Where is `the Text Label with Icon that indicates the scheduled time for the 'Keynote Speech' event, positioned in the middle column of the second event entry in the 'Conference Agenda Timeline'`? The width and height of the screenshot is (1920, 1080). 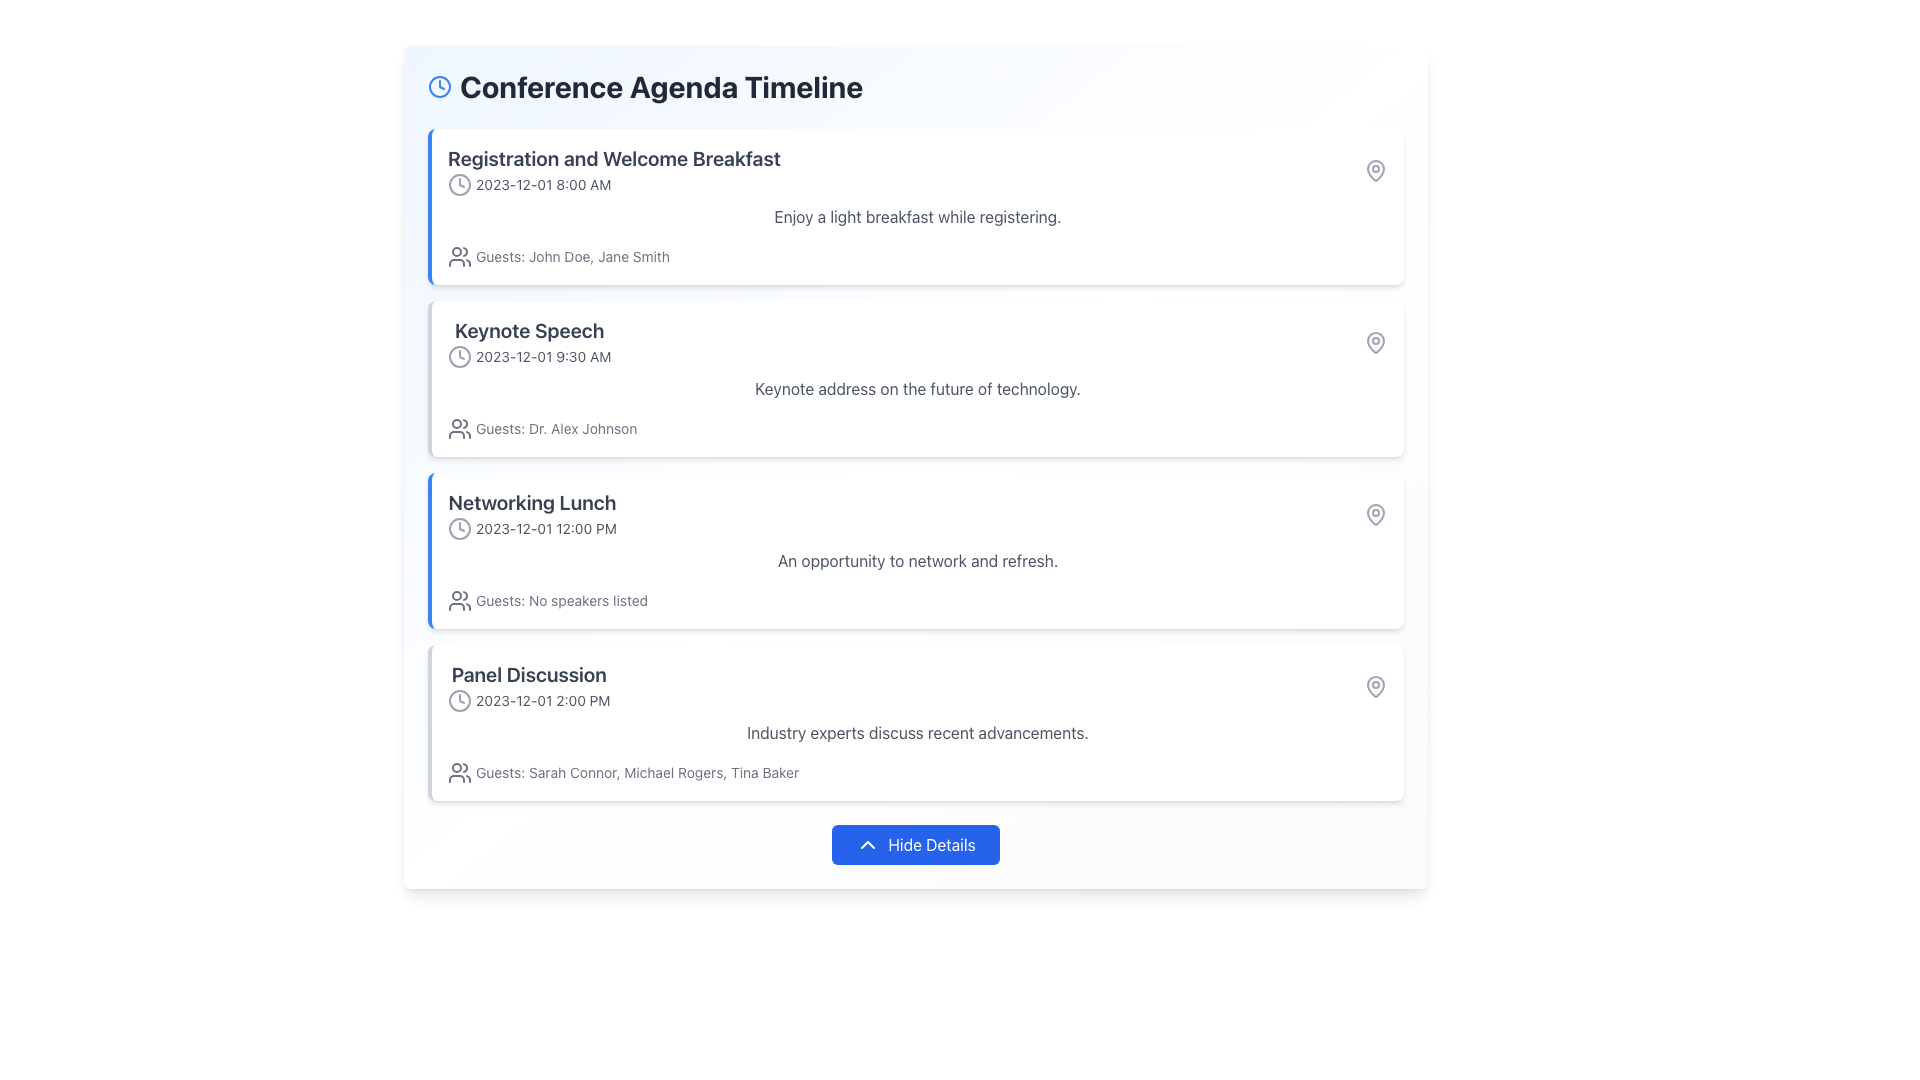 the Text Label with Icon that indicates the scheduled time for the 'Keynote Speech' event, positioned in the middle column of the second event entry in the 'Conference Agenda Timeline' is located at coordinates (529, 356).